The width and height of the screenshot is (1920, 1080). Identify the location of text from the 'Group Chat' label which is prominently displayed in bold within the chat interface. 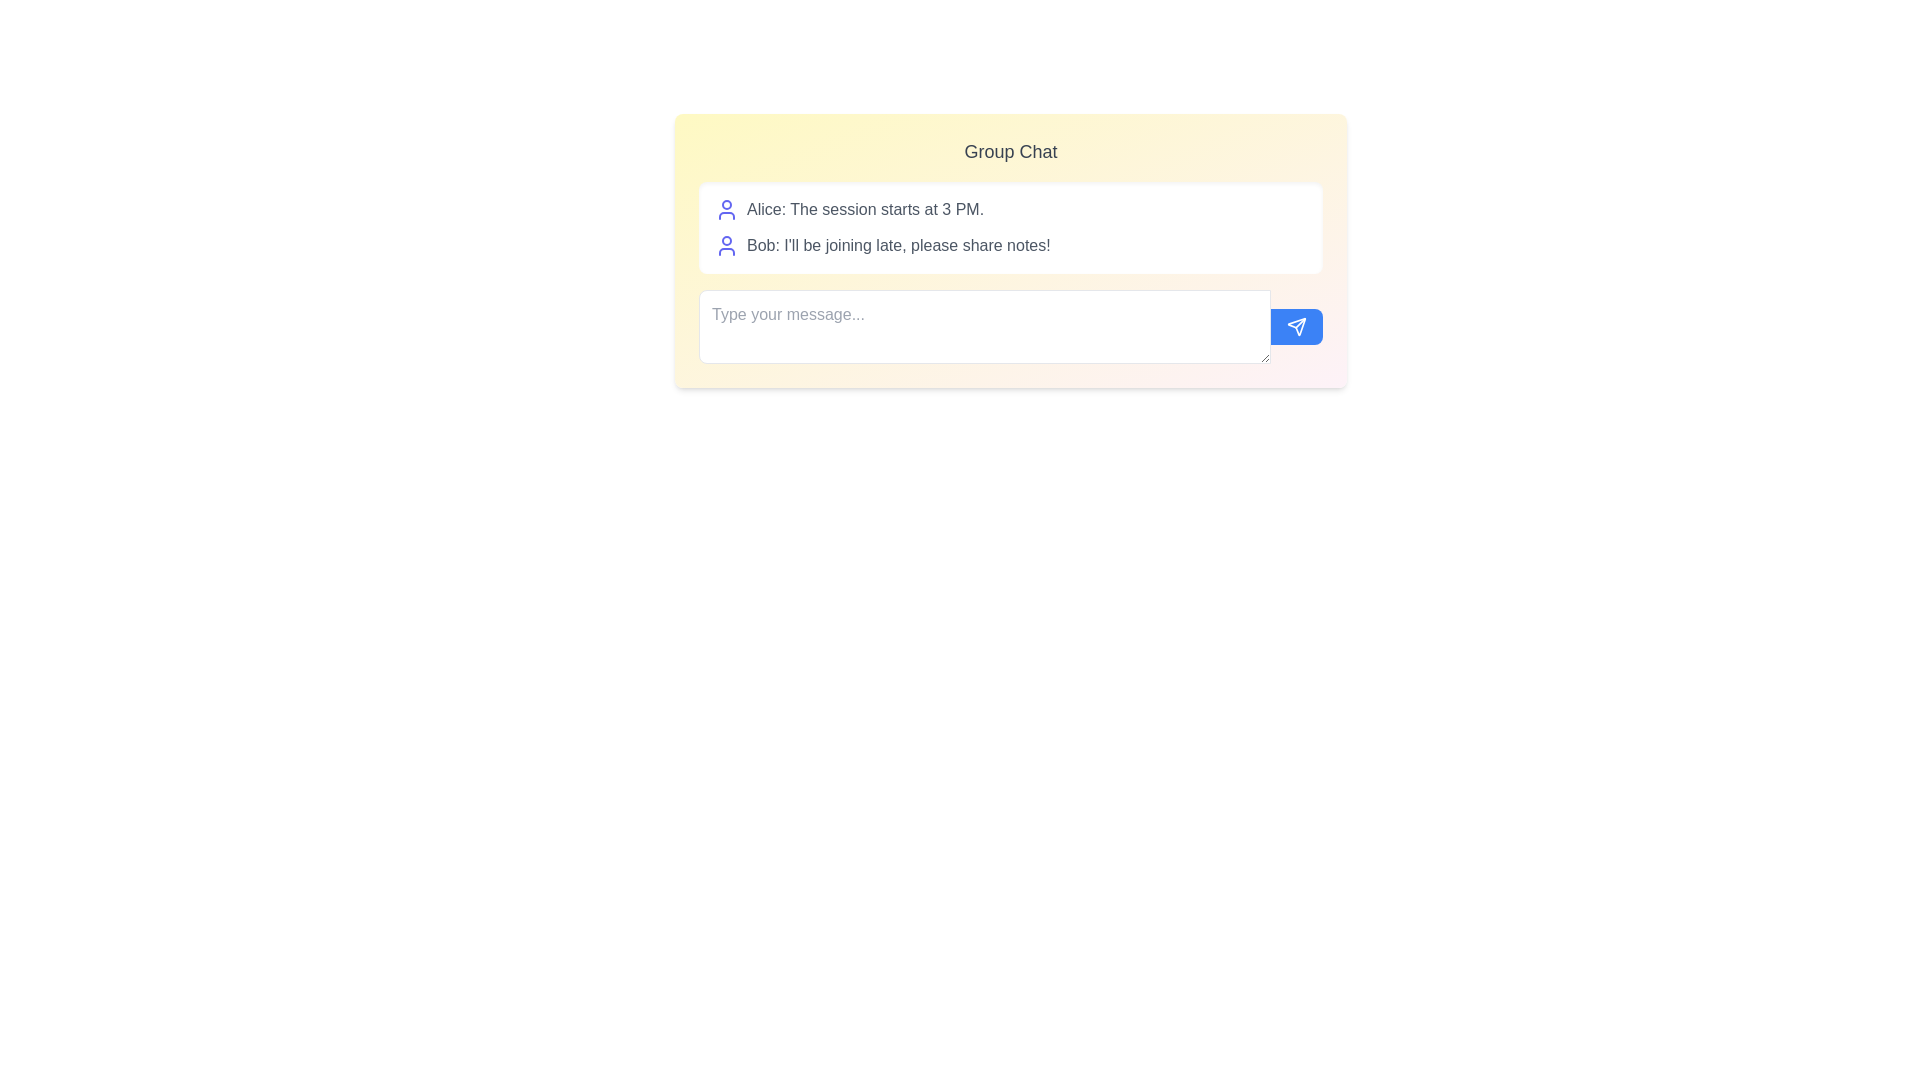
(1011, 150).